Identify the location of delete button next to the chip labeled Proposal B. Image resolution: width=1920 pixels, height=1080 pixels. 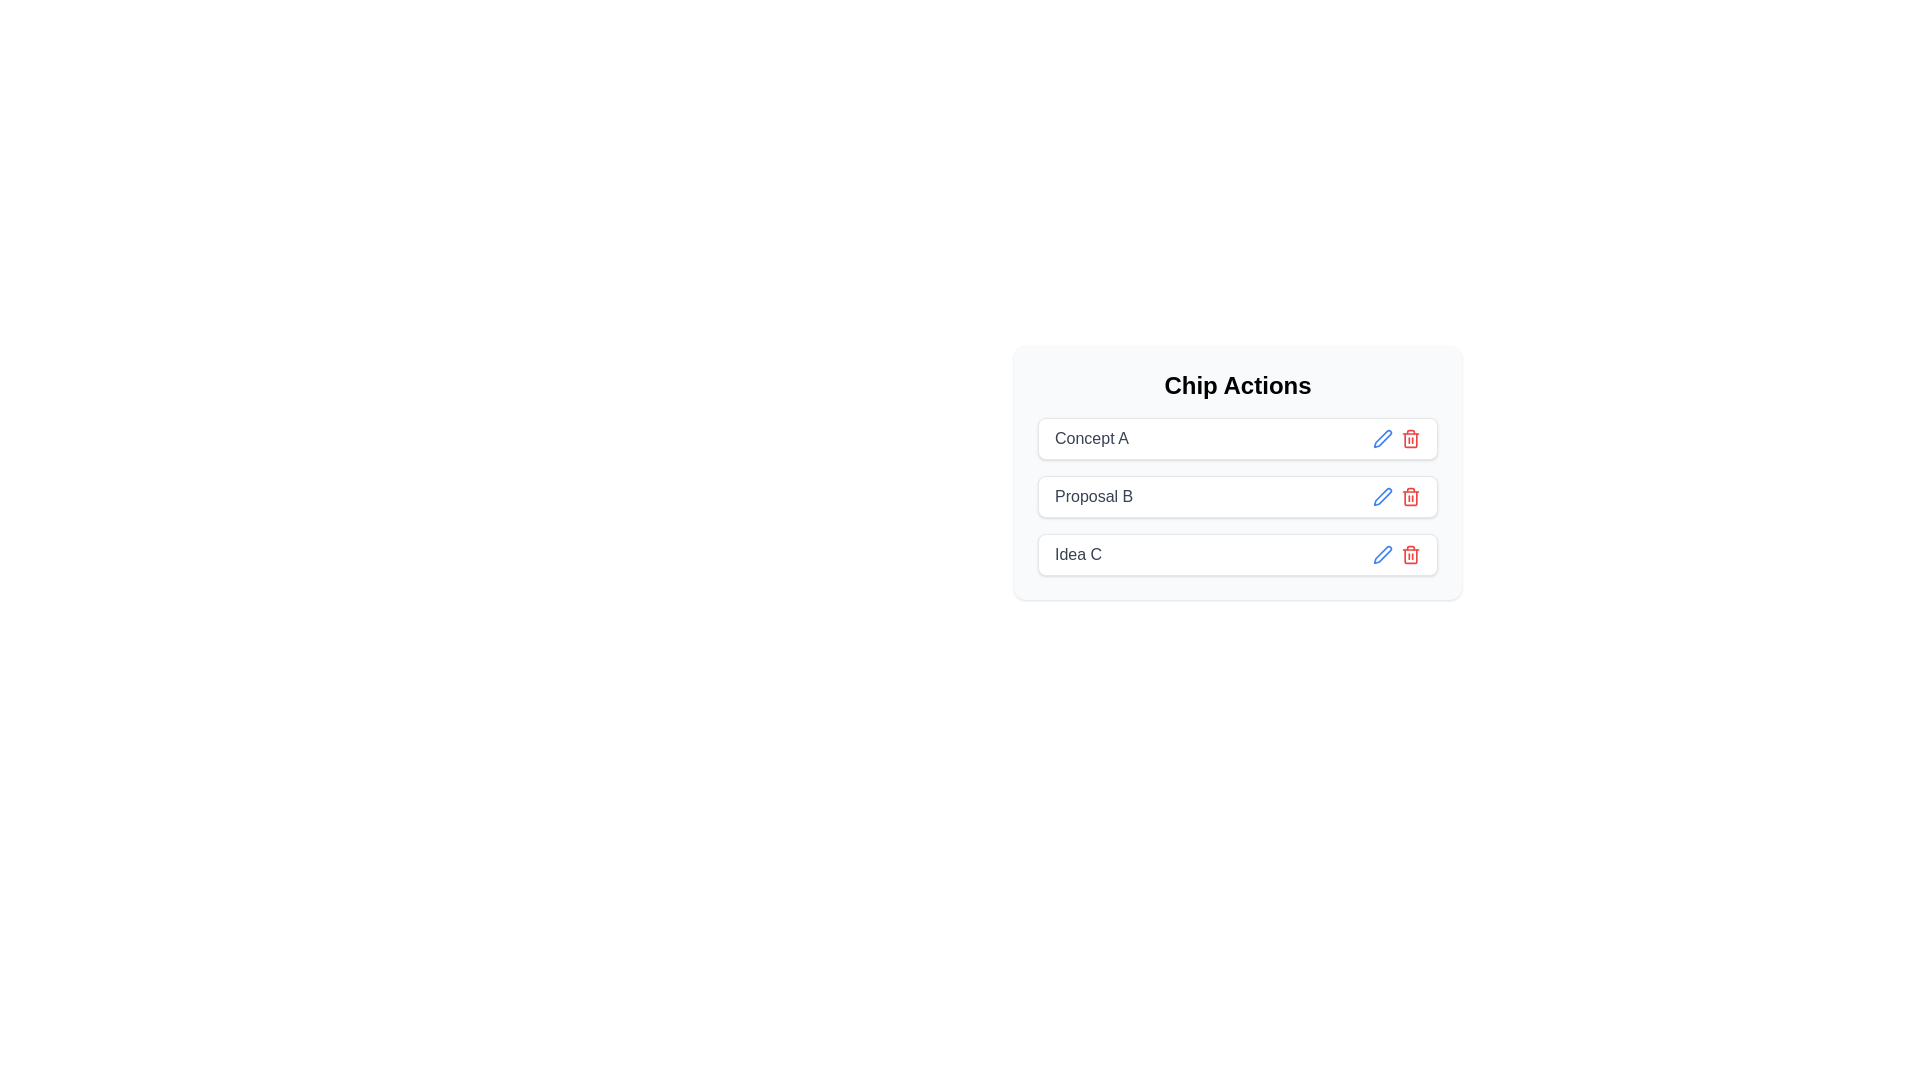
(1410, 496).